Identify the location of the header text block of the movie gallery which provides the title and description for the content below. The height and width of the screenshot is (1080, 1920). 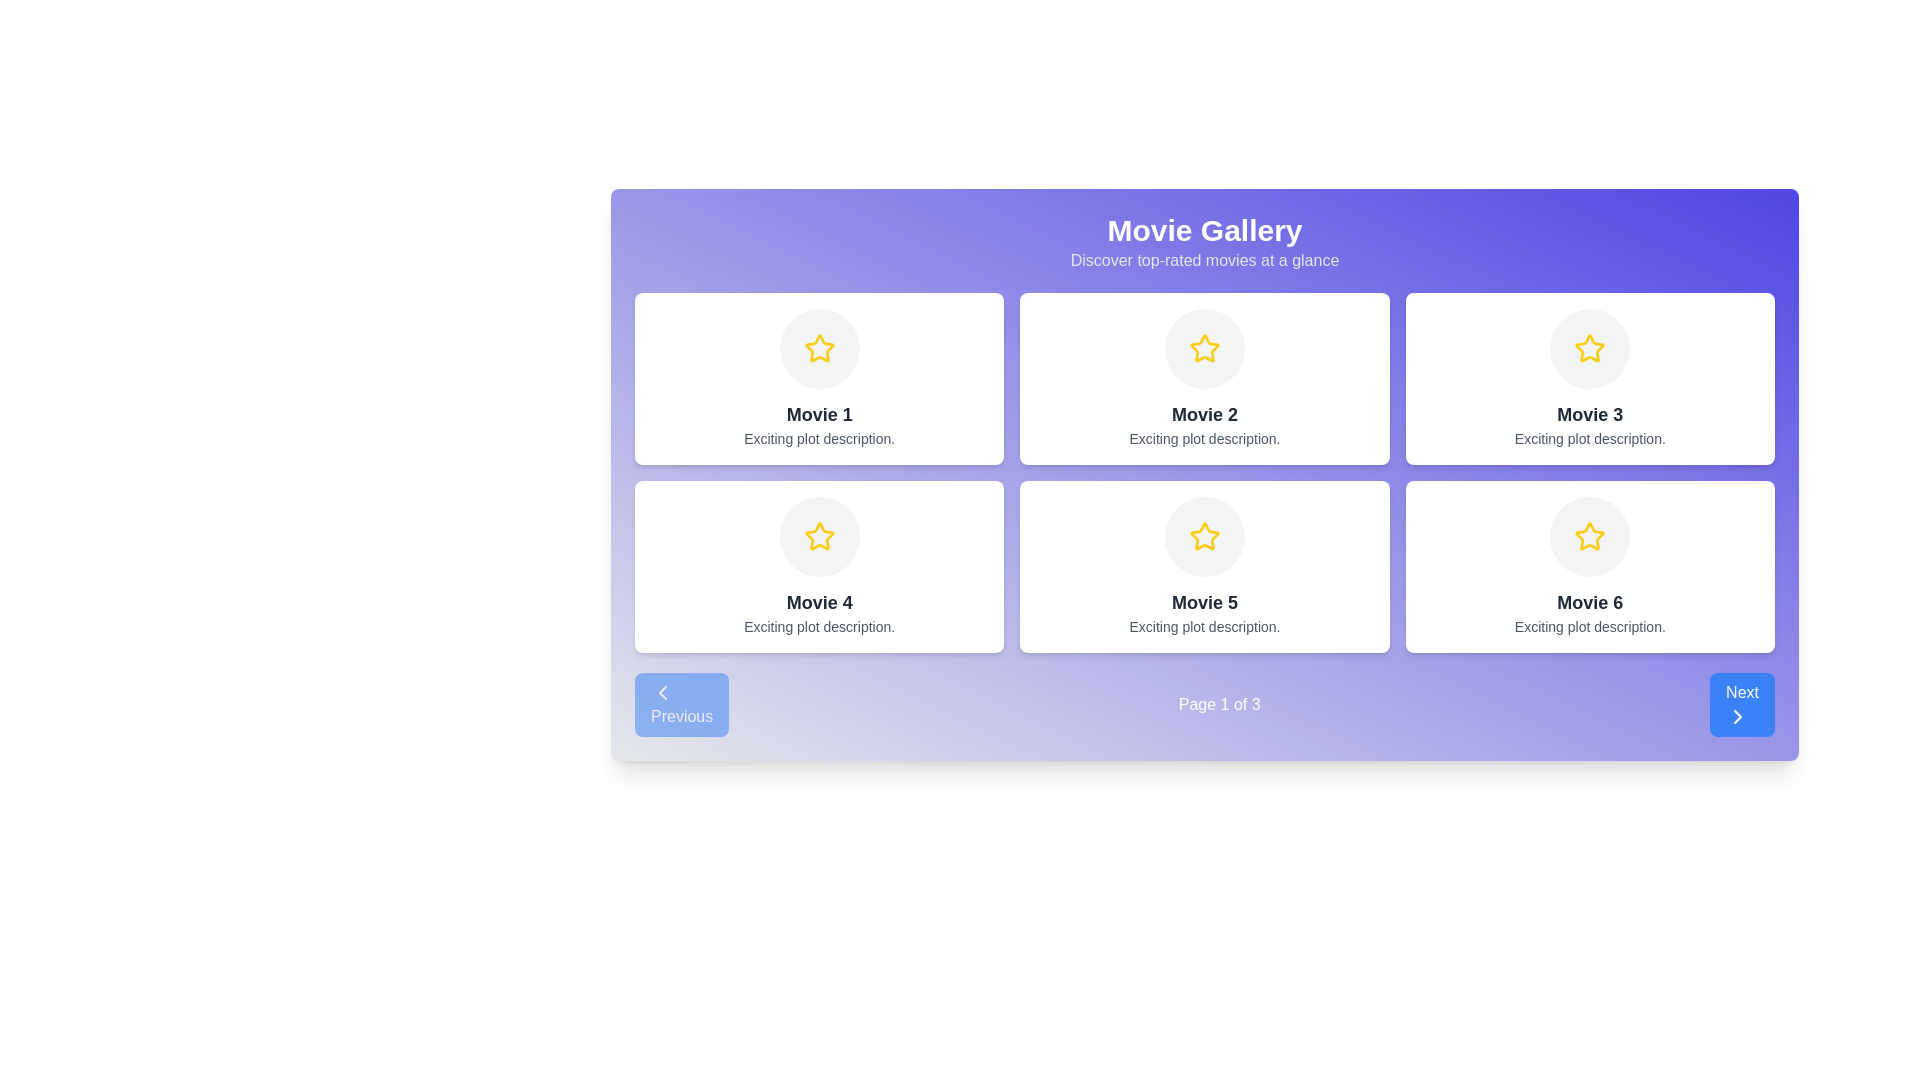
(1203, 242).